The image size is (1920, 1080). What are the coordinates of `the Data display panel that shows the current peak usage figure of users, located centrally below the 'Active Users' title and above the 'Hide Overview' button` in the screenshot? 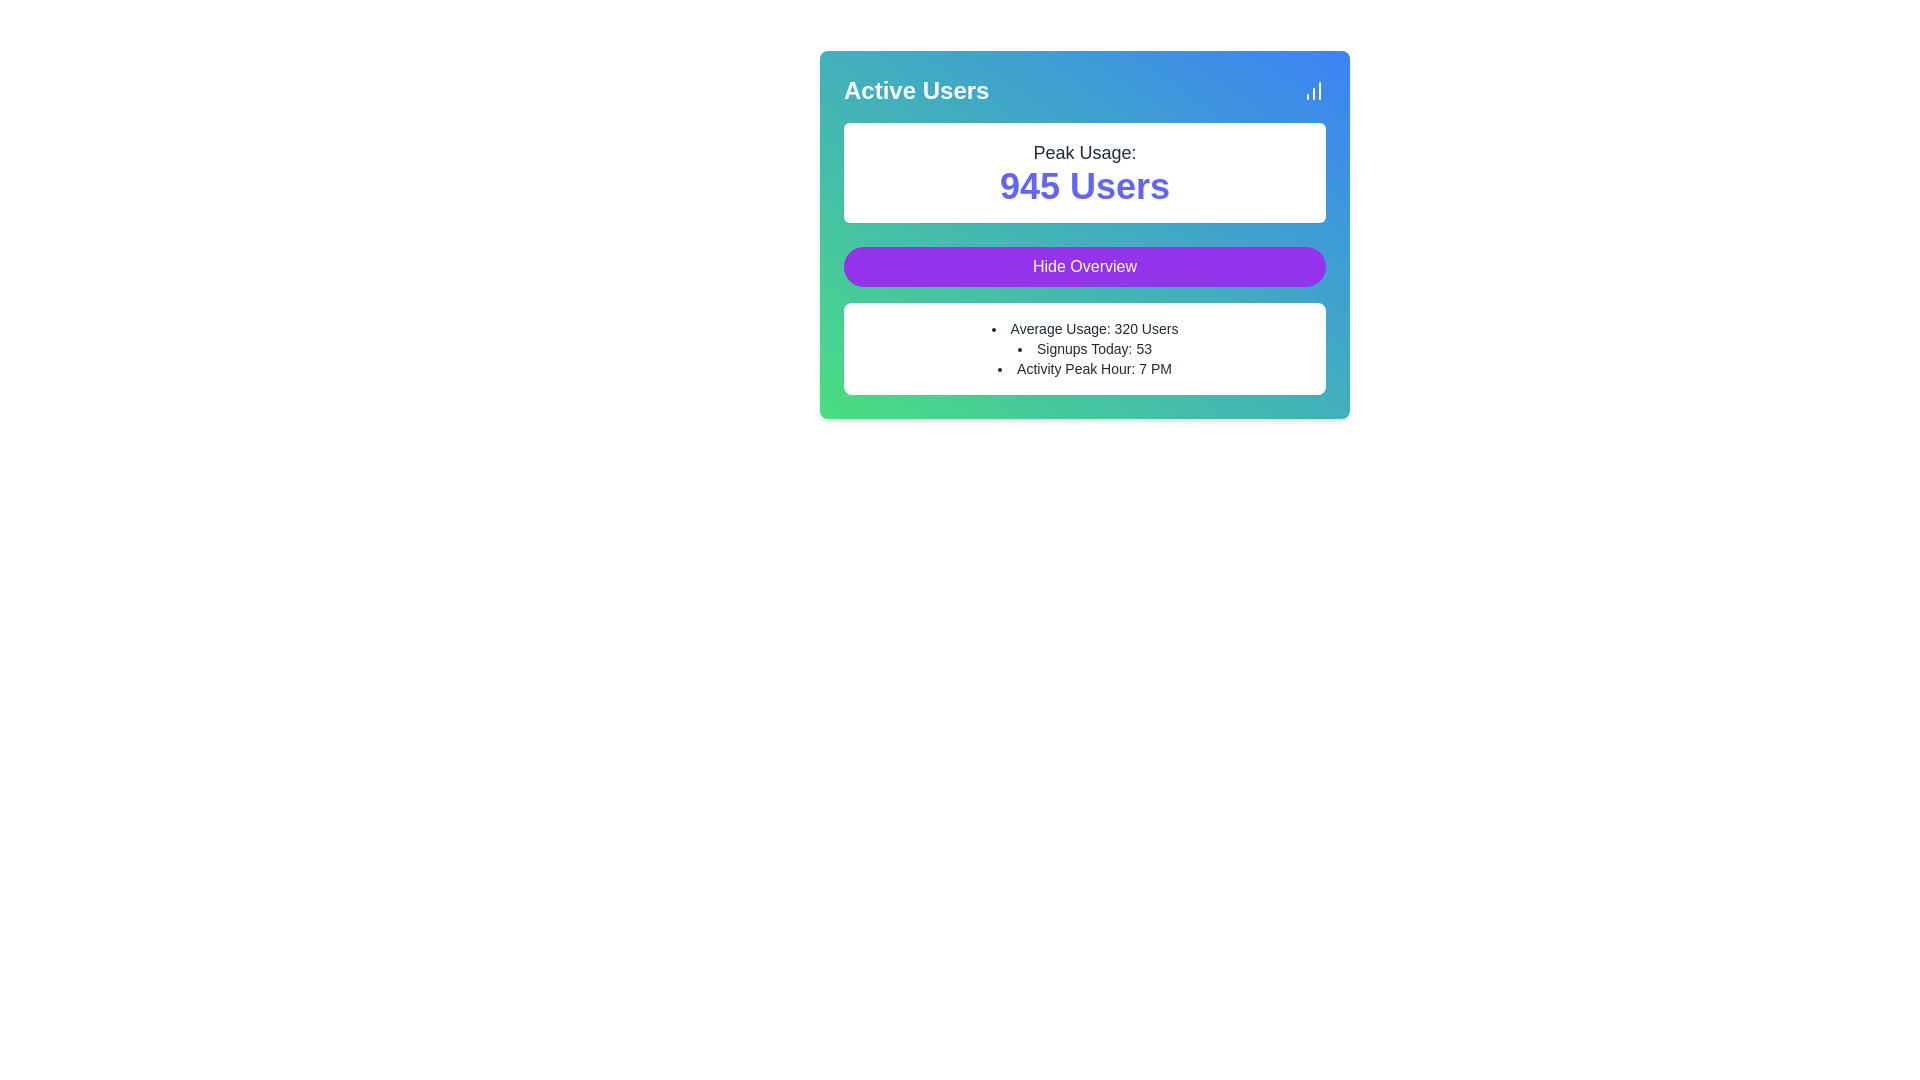 It's located at (1083, 172).